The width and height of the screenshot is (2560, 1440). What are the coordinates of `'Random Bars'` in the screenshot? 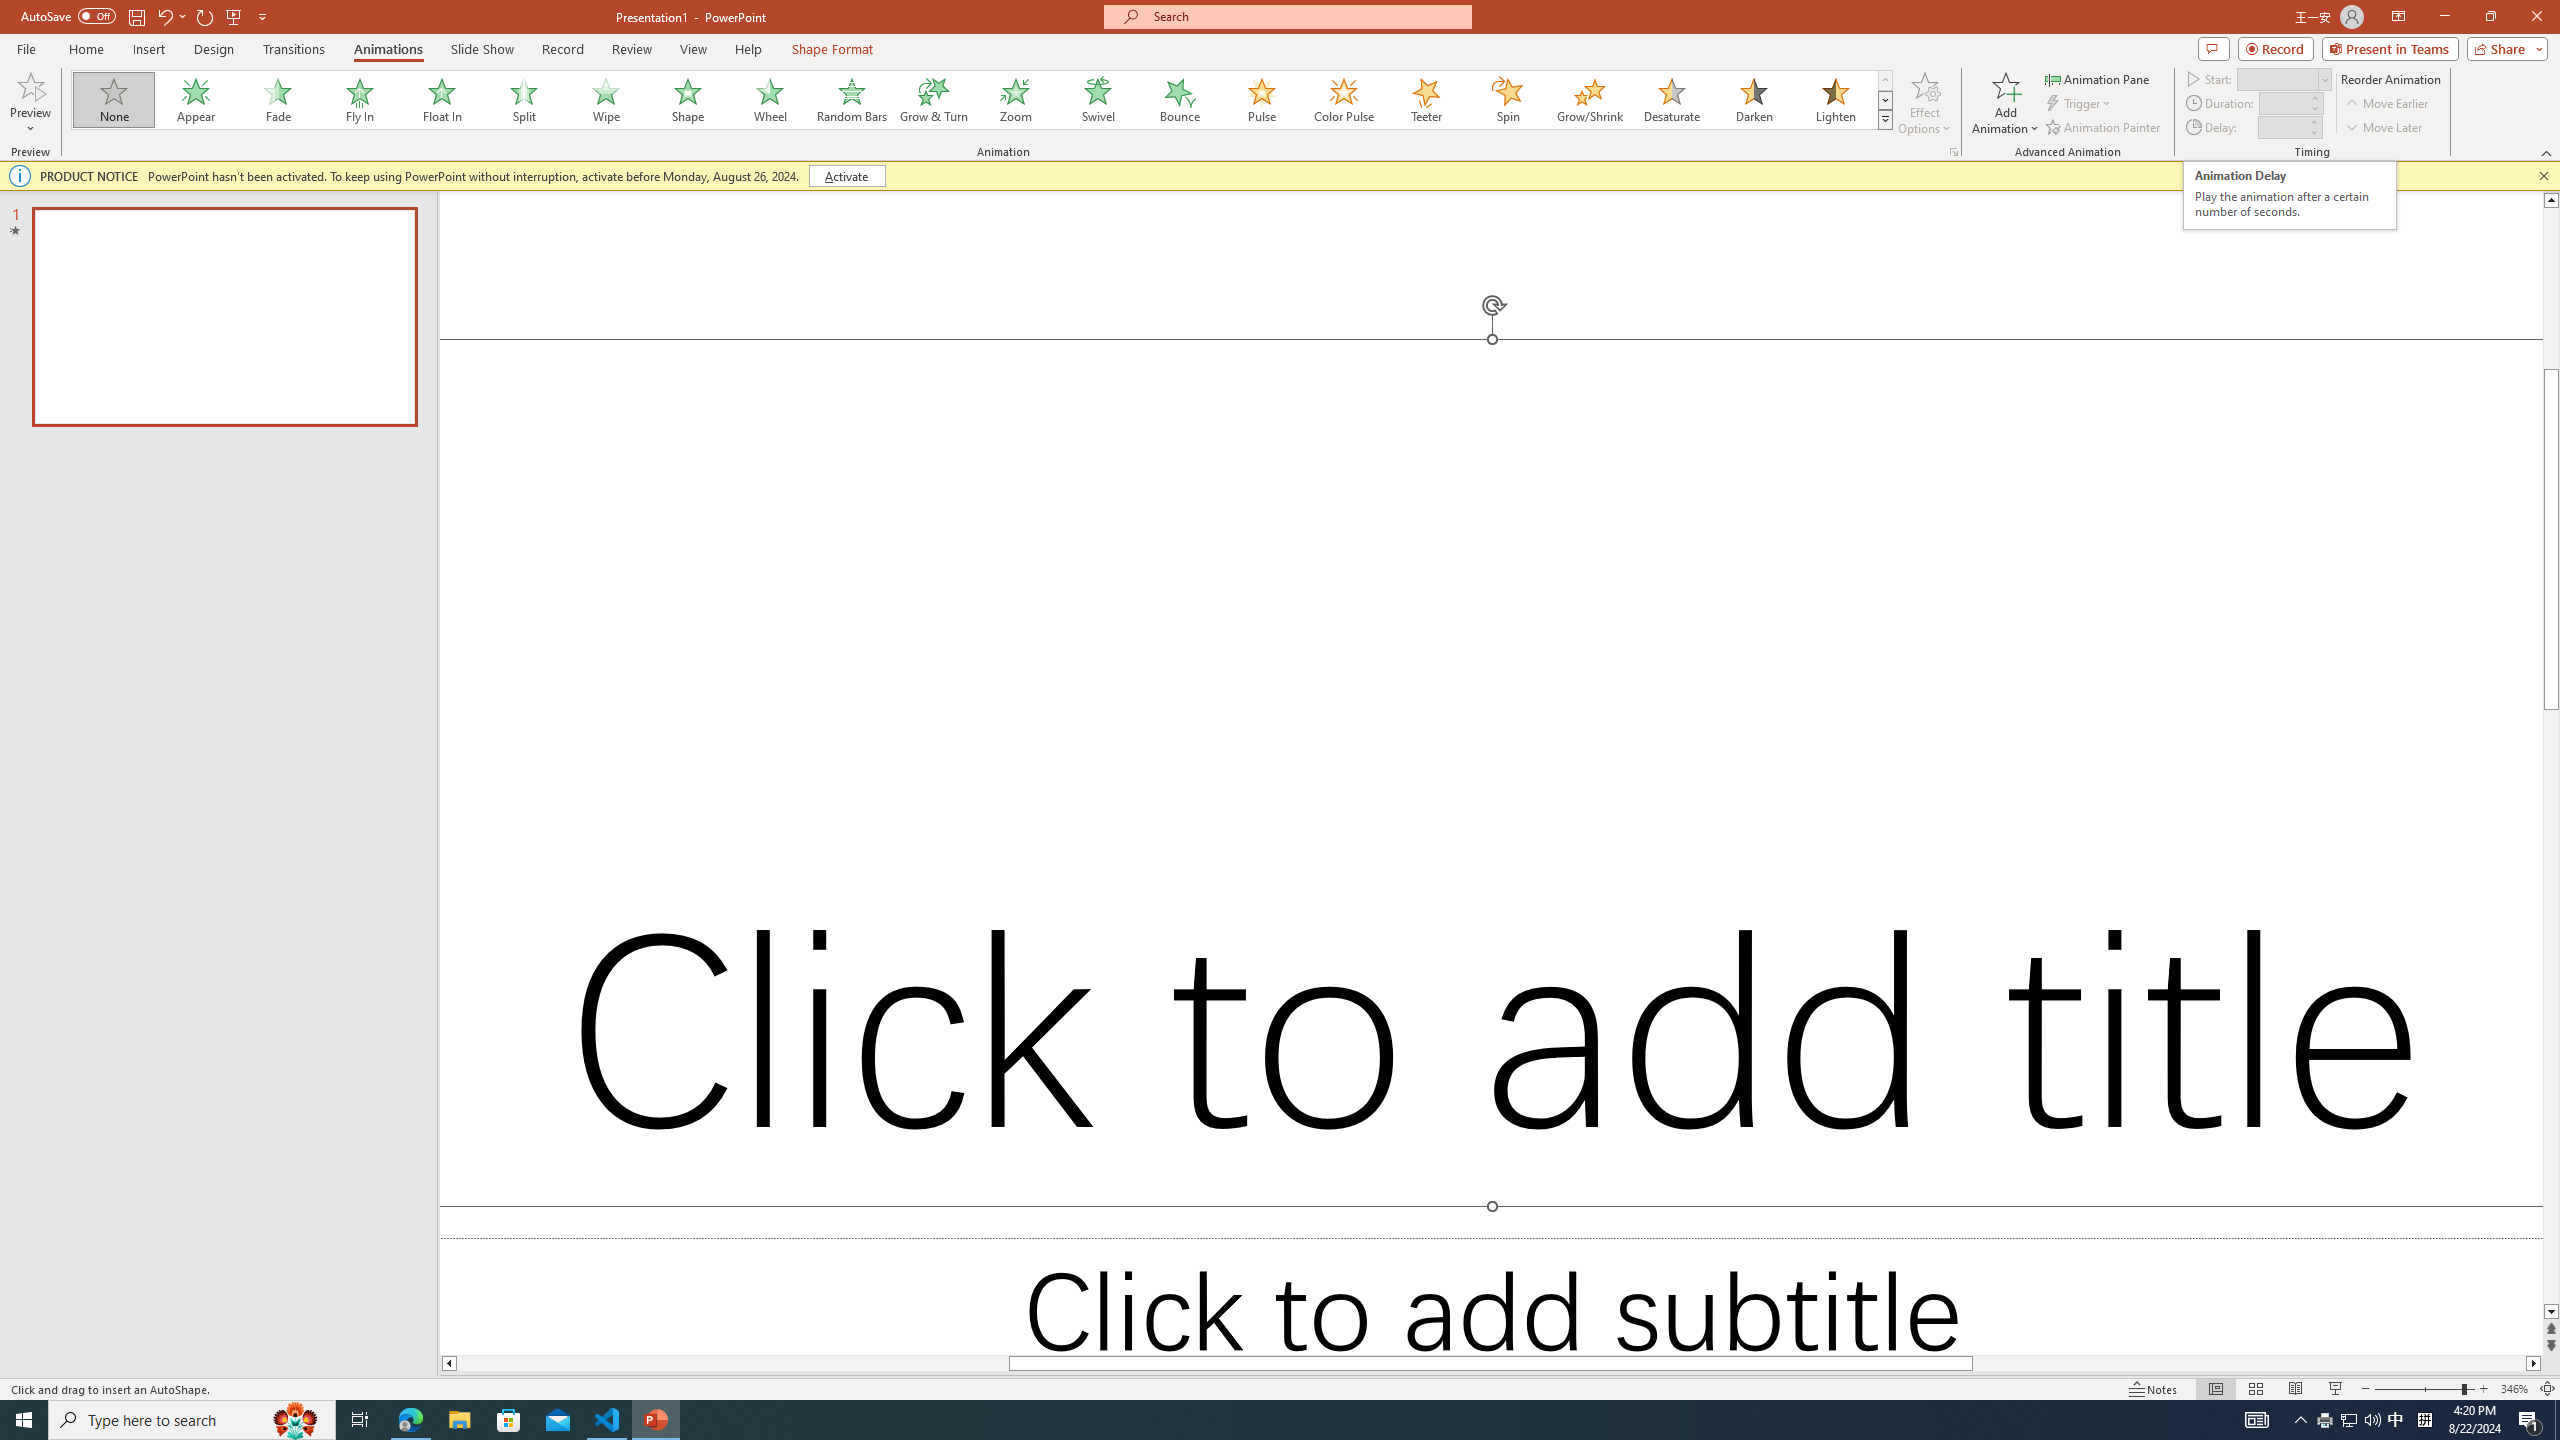 It's located at (851, 99).